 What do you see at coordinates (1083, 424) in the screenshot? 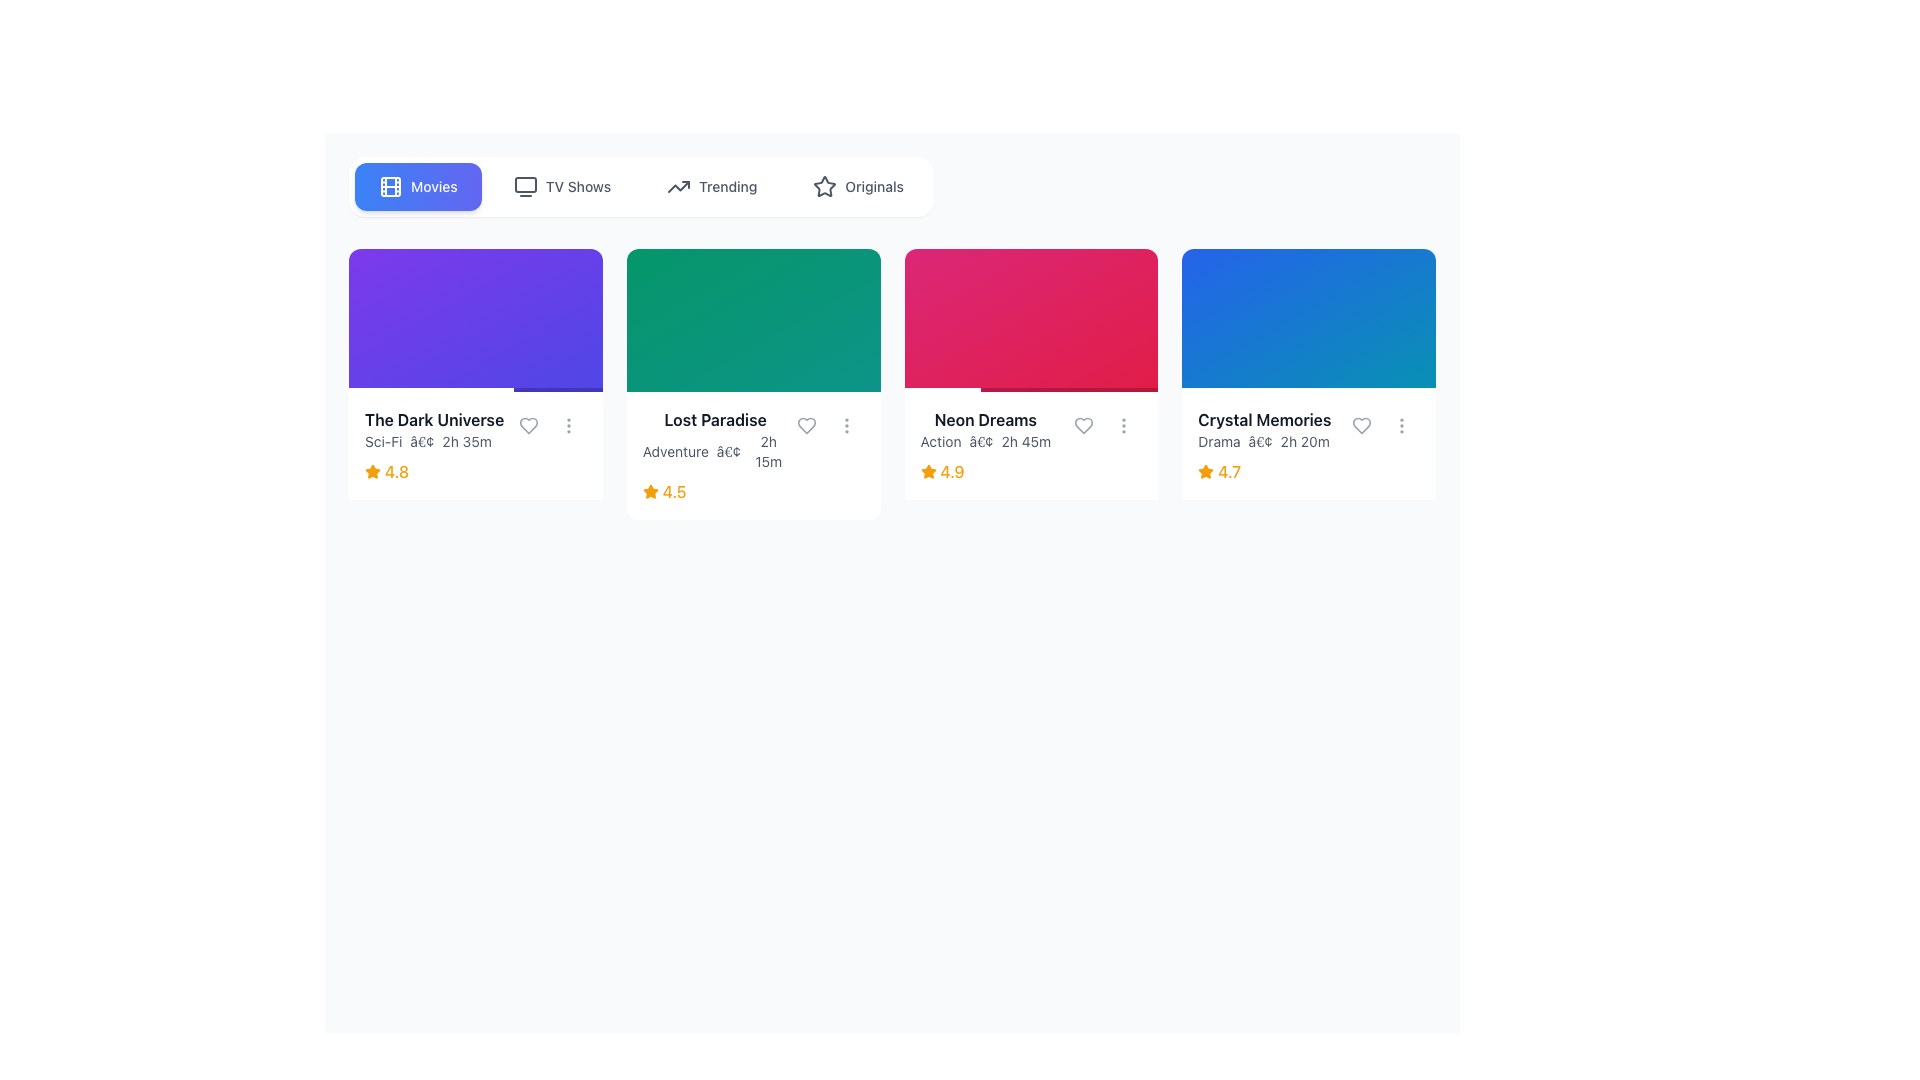
I see `the heart icon button located in the top-right corner of the 'Neon Dreams' card` at bounding box center [1083, 424].